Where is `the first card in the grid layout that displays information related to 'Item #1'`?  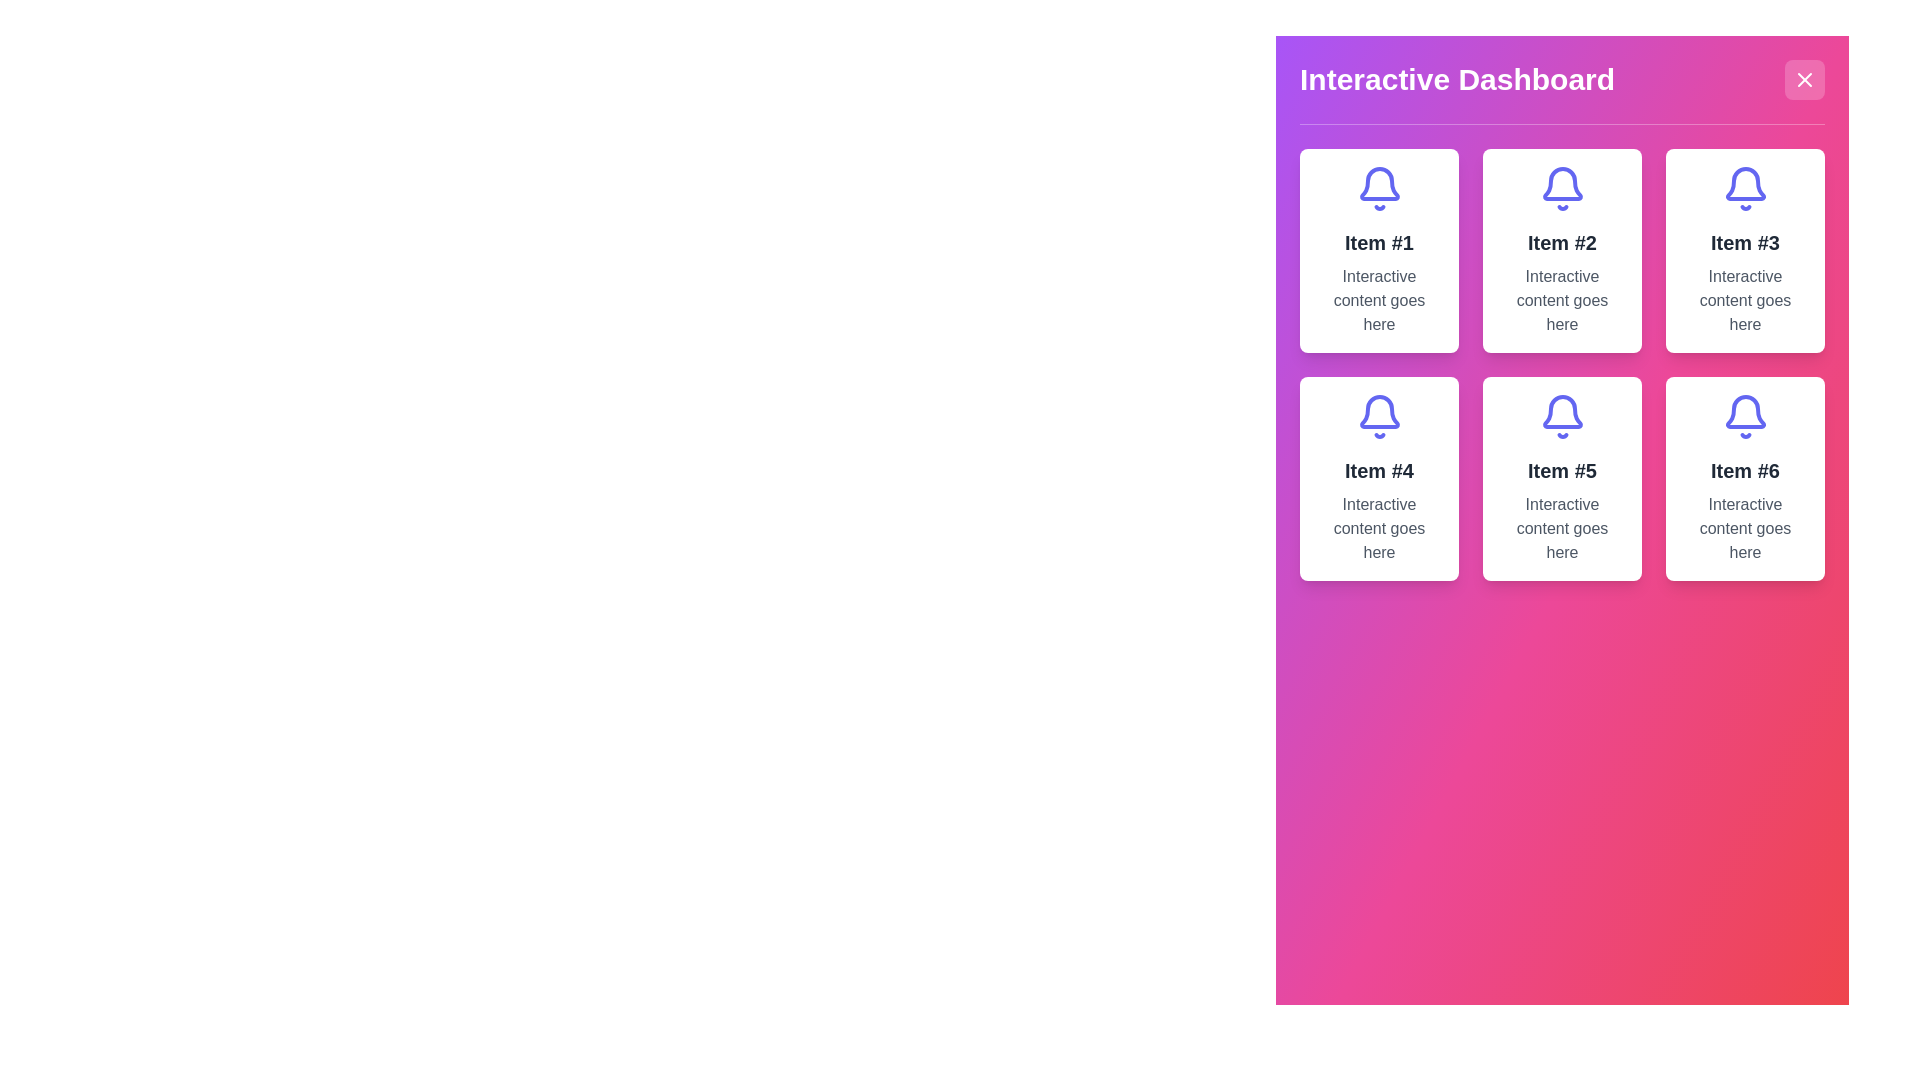 the first card in the grid layout that displays information related to 'Item #1' is located at coordinates (1378, 249).